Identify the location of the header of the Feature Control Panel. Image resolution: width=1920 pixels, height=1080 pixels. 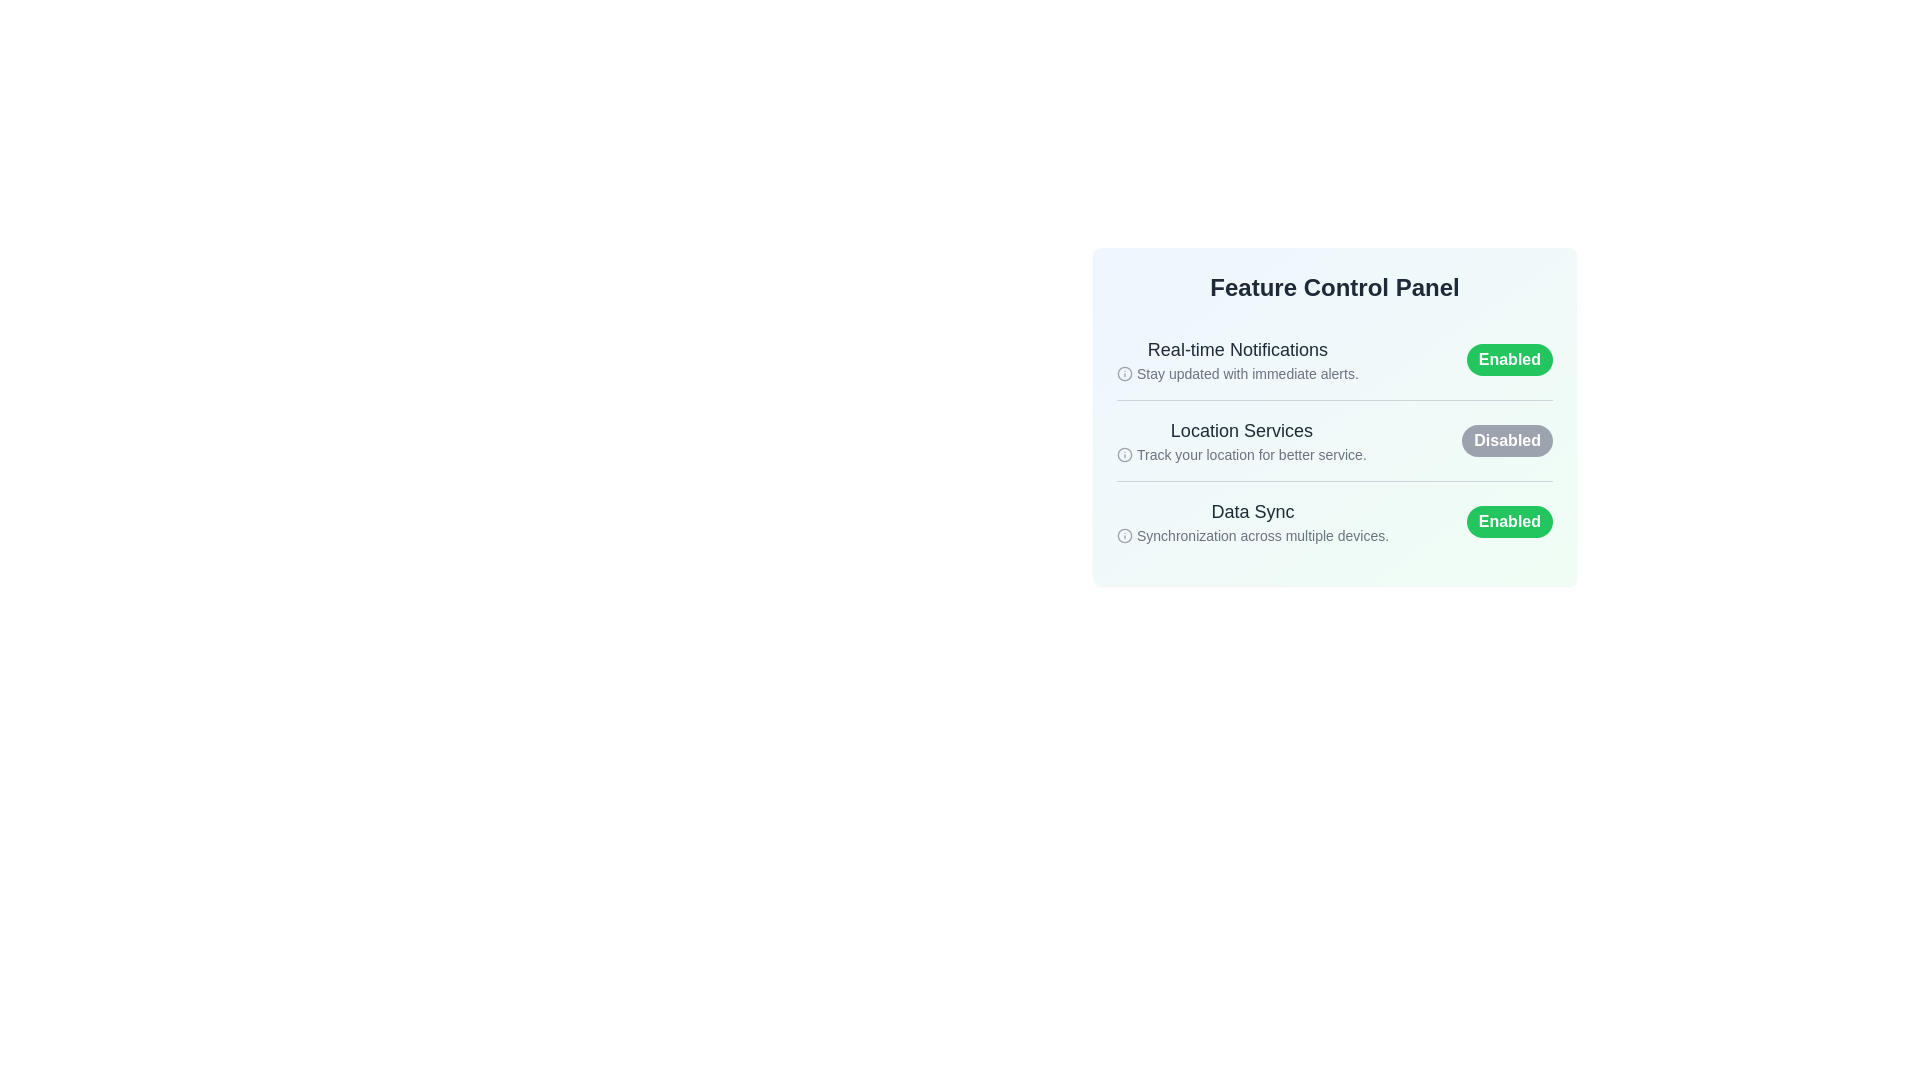
(1334, 288).